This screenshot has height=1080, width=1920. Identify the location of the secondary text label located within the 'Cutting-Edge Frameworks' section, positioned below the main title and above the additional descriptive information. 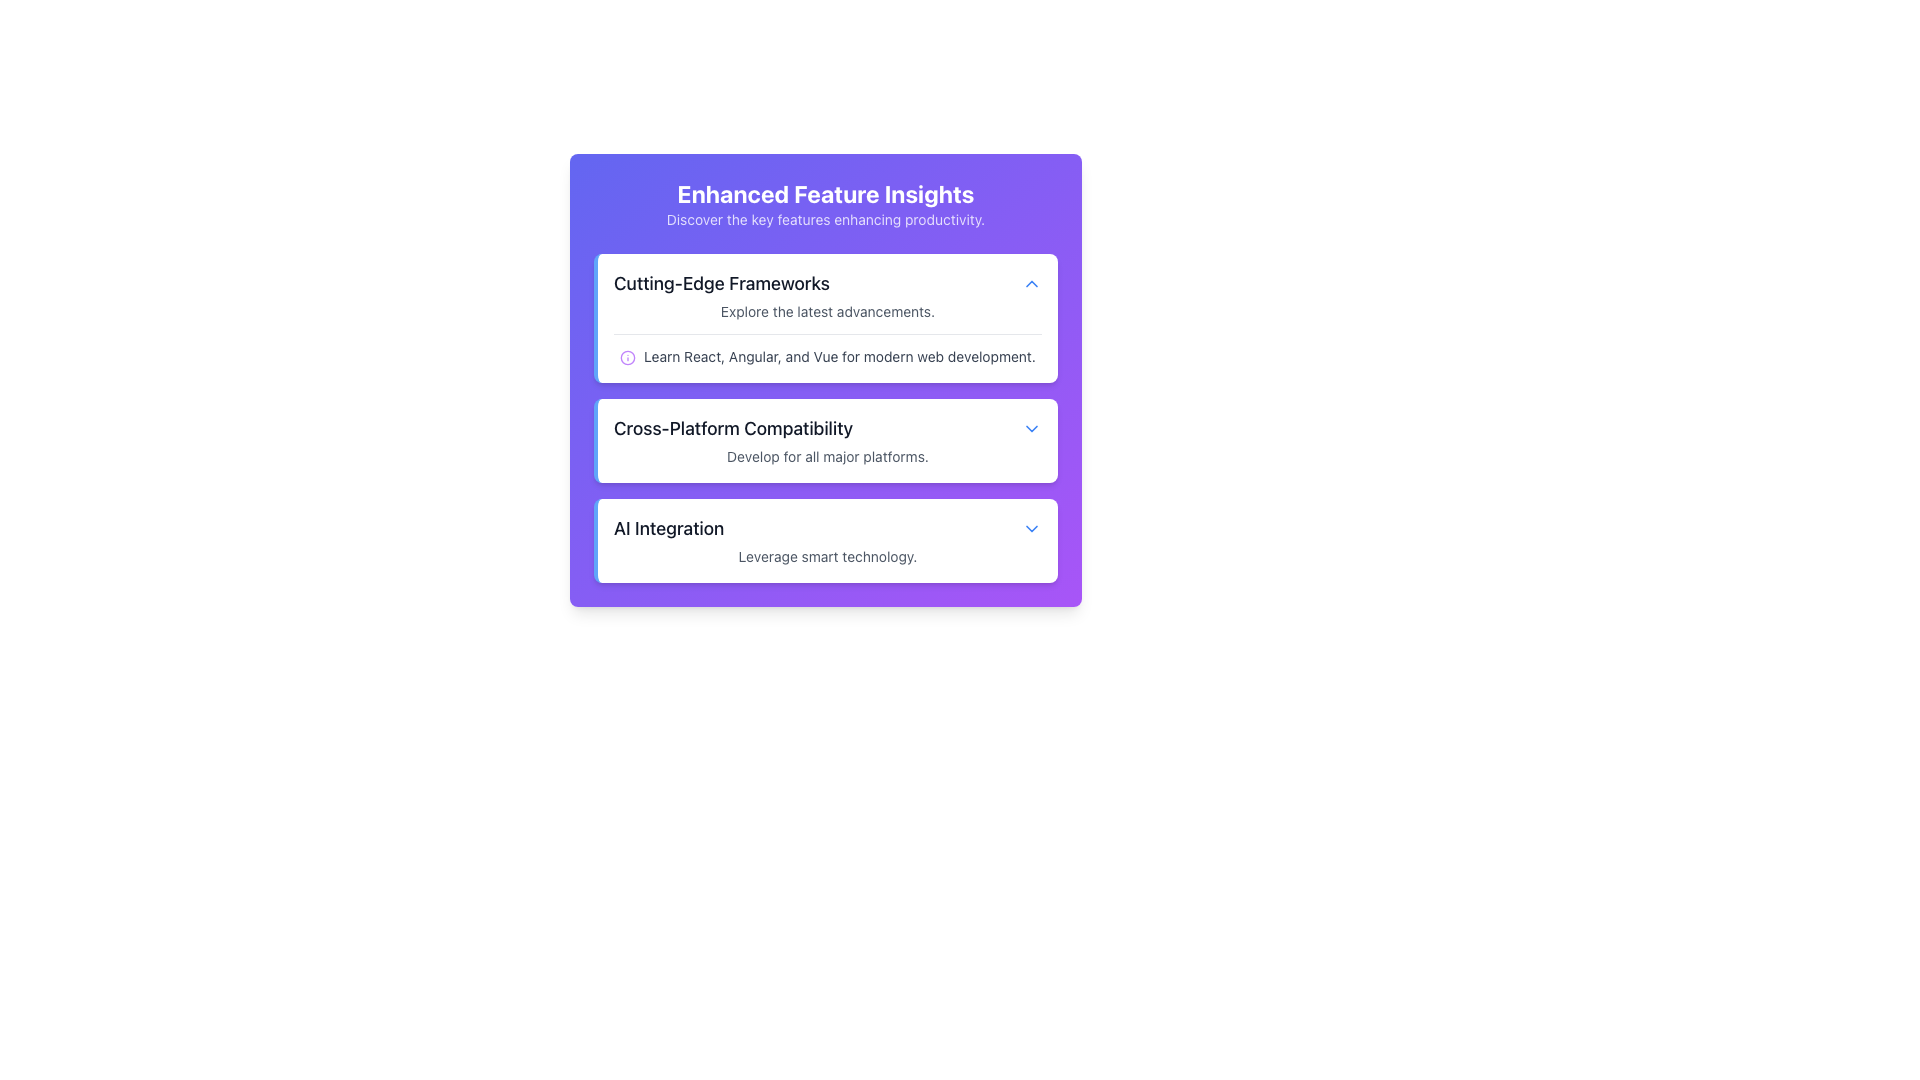
(828, 312).